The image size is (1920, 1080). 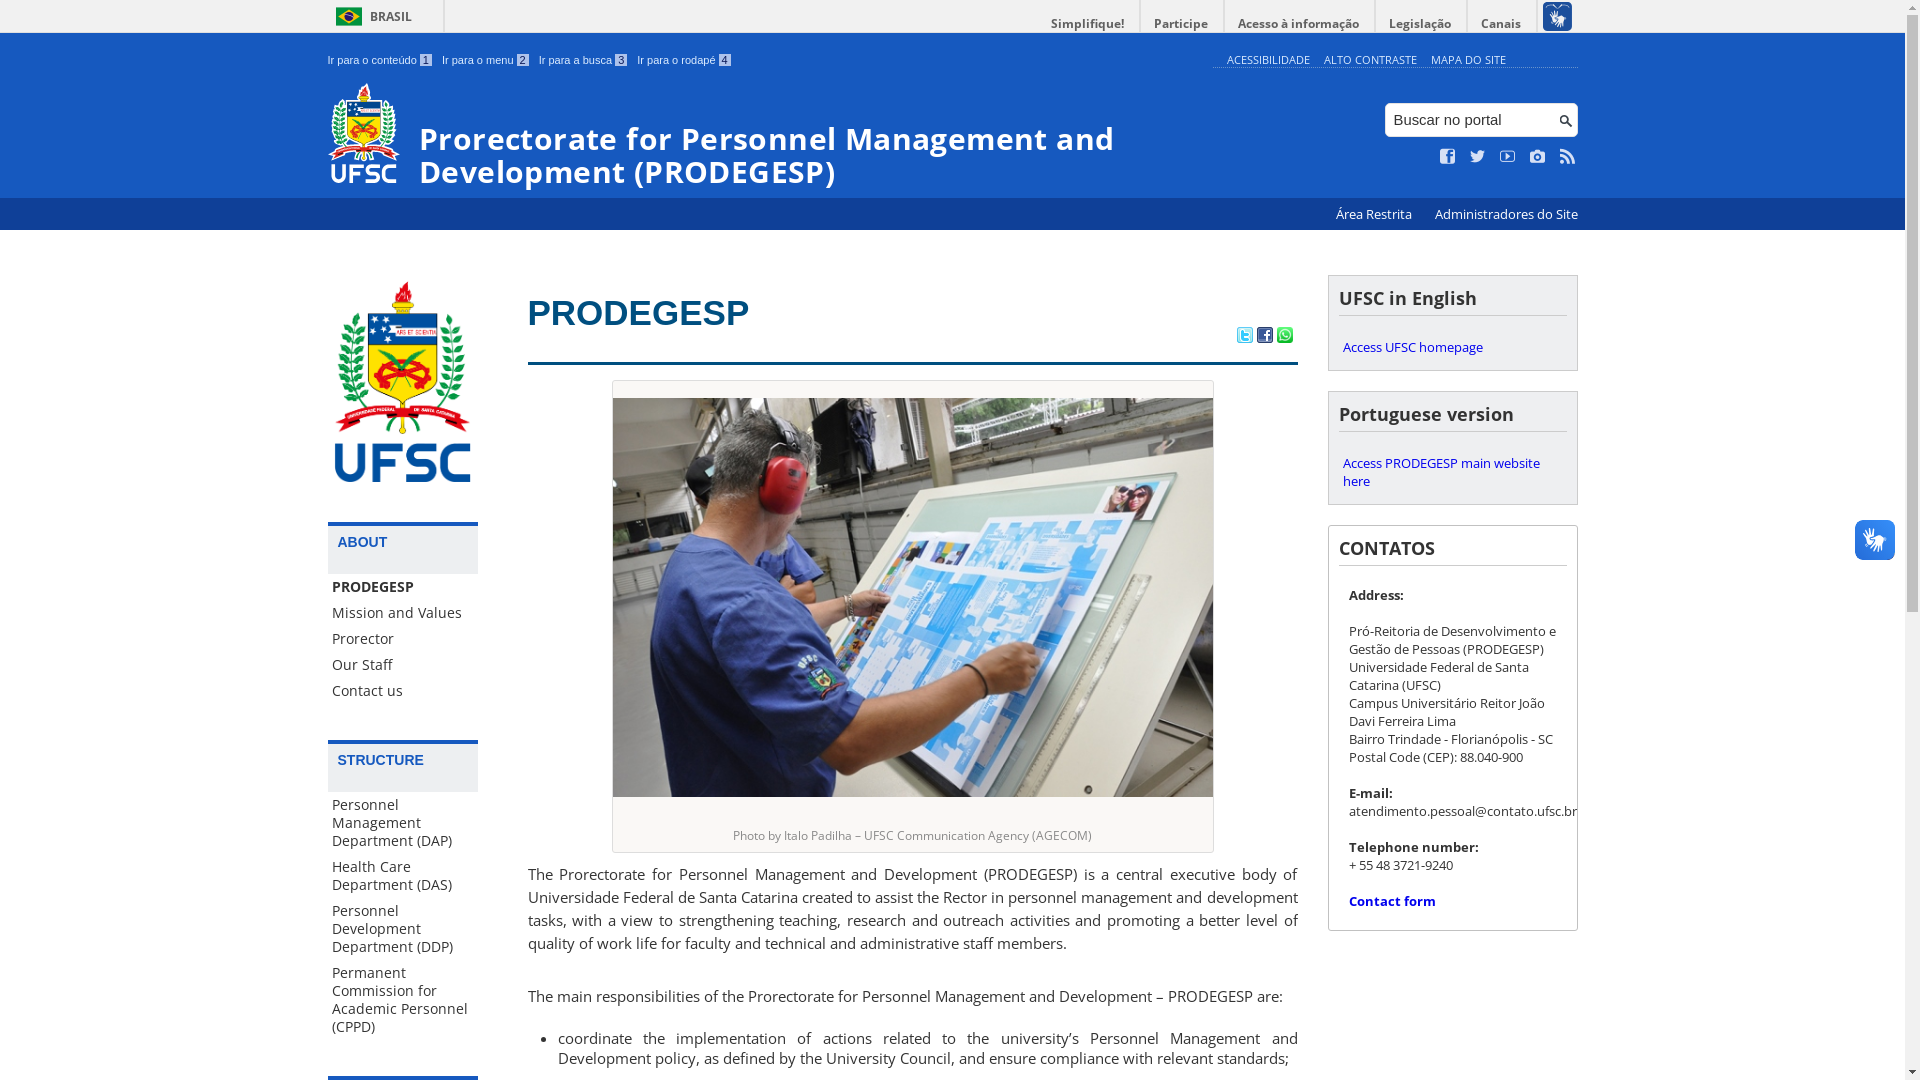 What do you see at coordinates (1266, 58) in the screenshot?
I see `'ACESSIBILIDADE'` at bounding box center [1266, 58].